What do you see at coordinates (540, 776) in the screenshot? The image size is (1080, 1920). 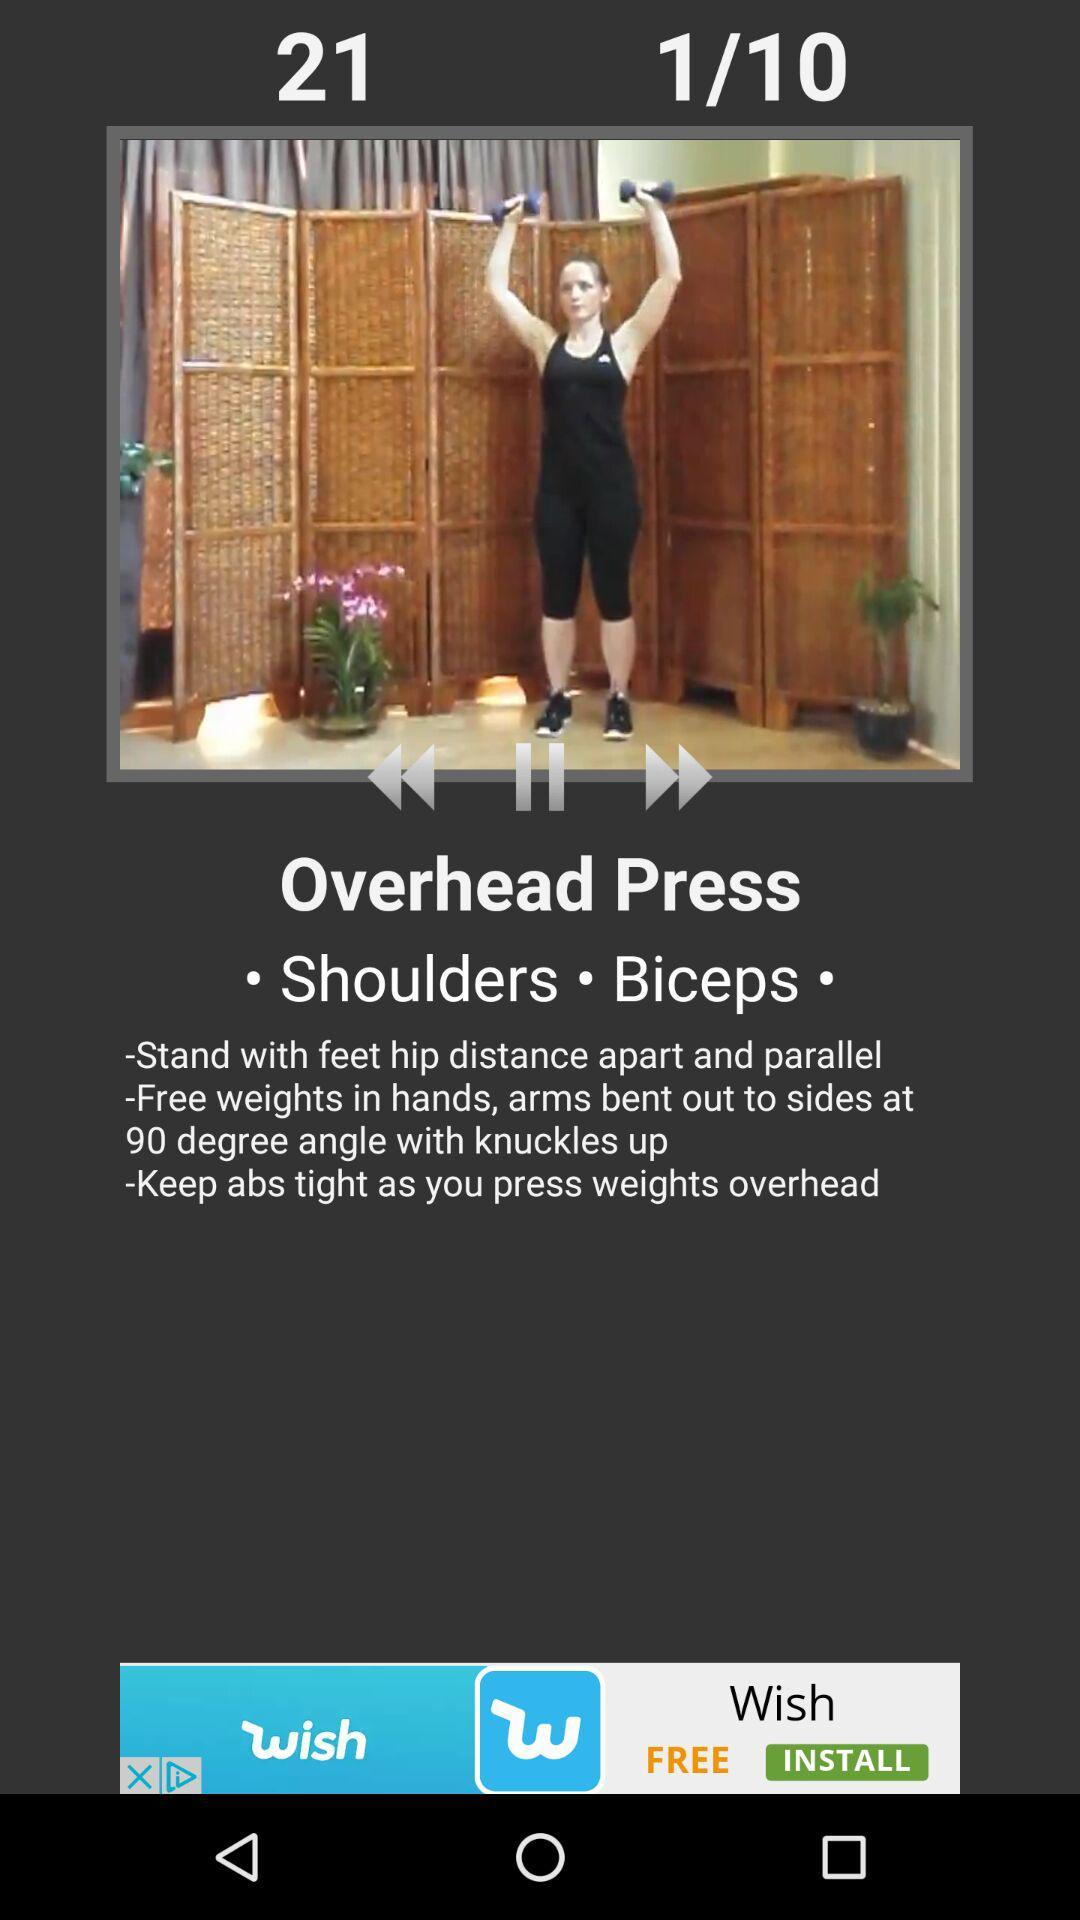 I see `stop` at bounding box center [540, 776].